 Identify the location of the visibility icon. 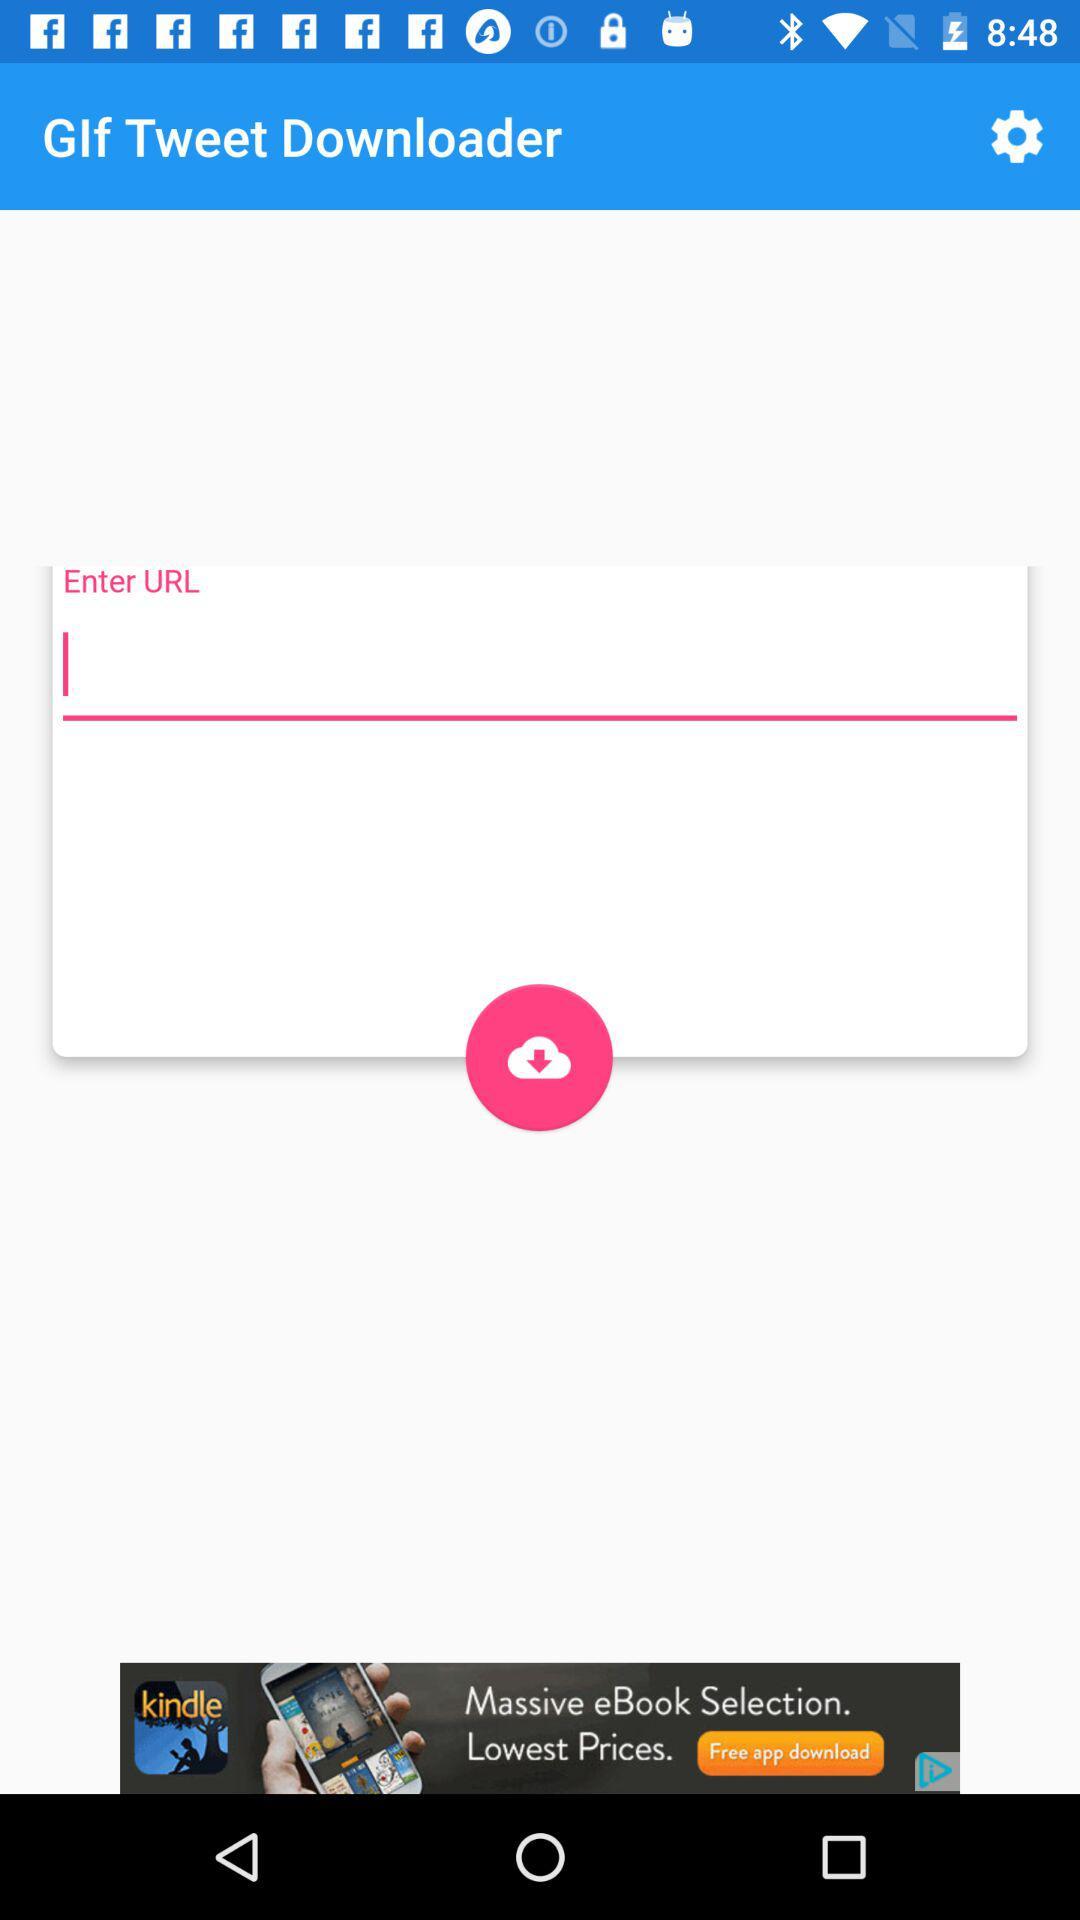
(538, 1056).